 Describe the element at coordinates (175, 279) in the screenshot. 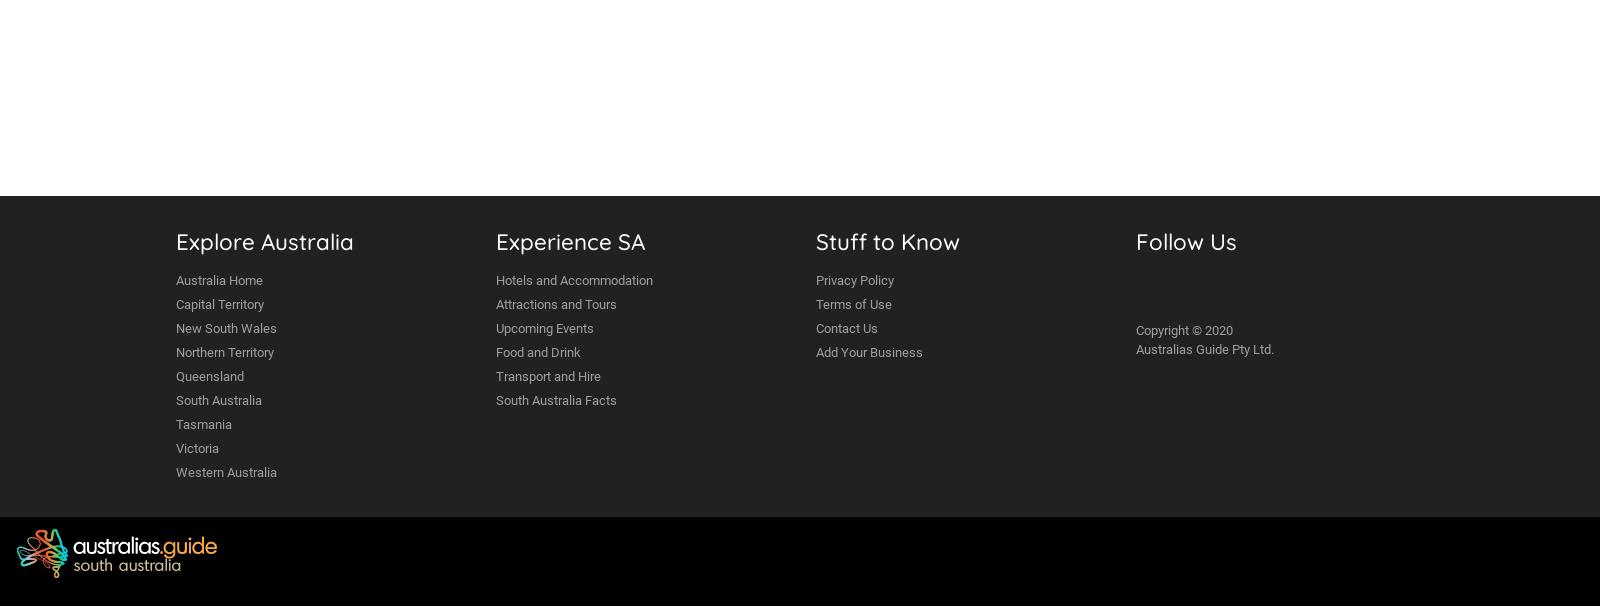

I see `'Australia Home'` at that location.